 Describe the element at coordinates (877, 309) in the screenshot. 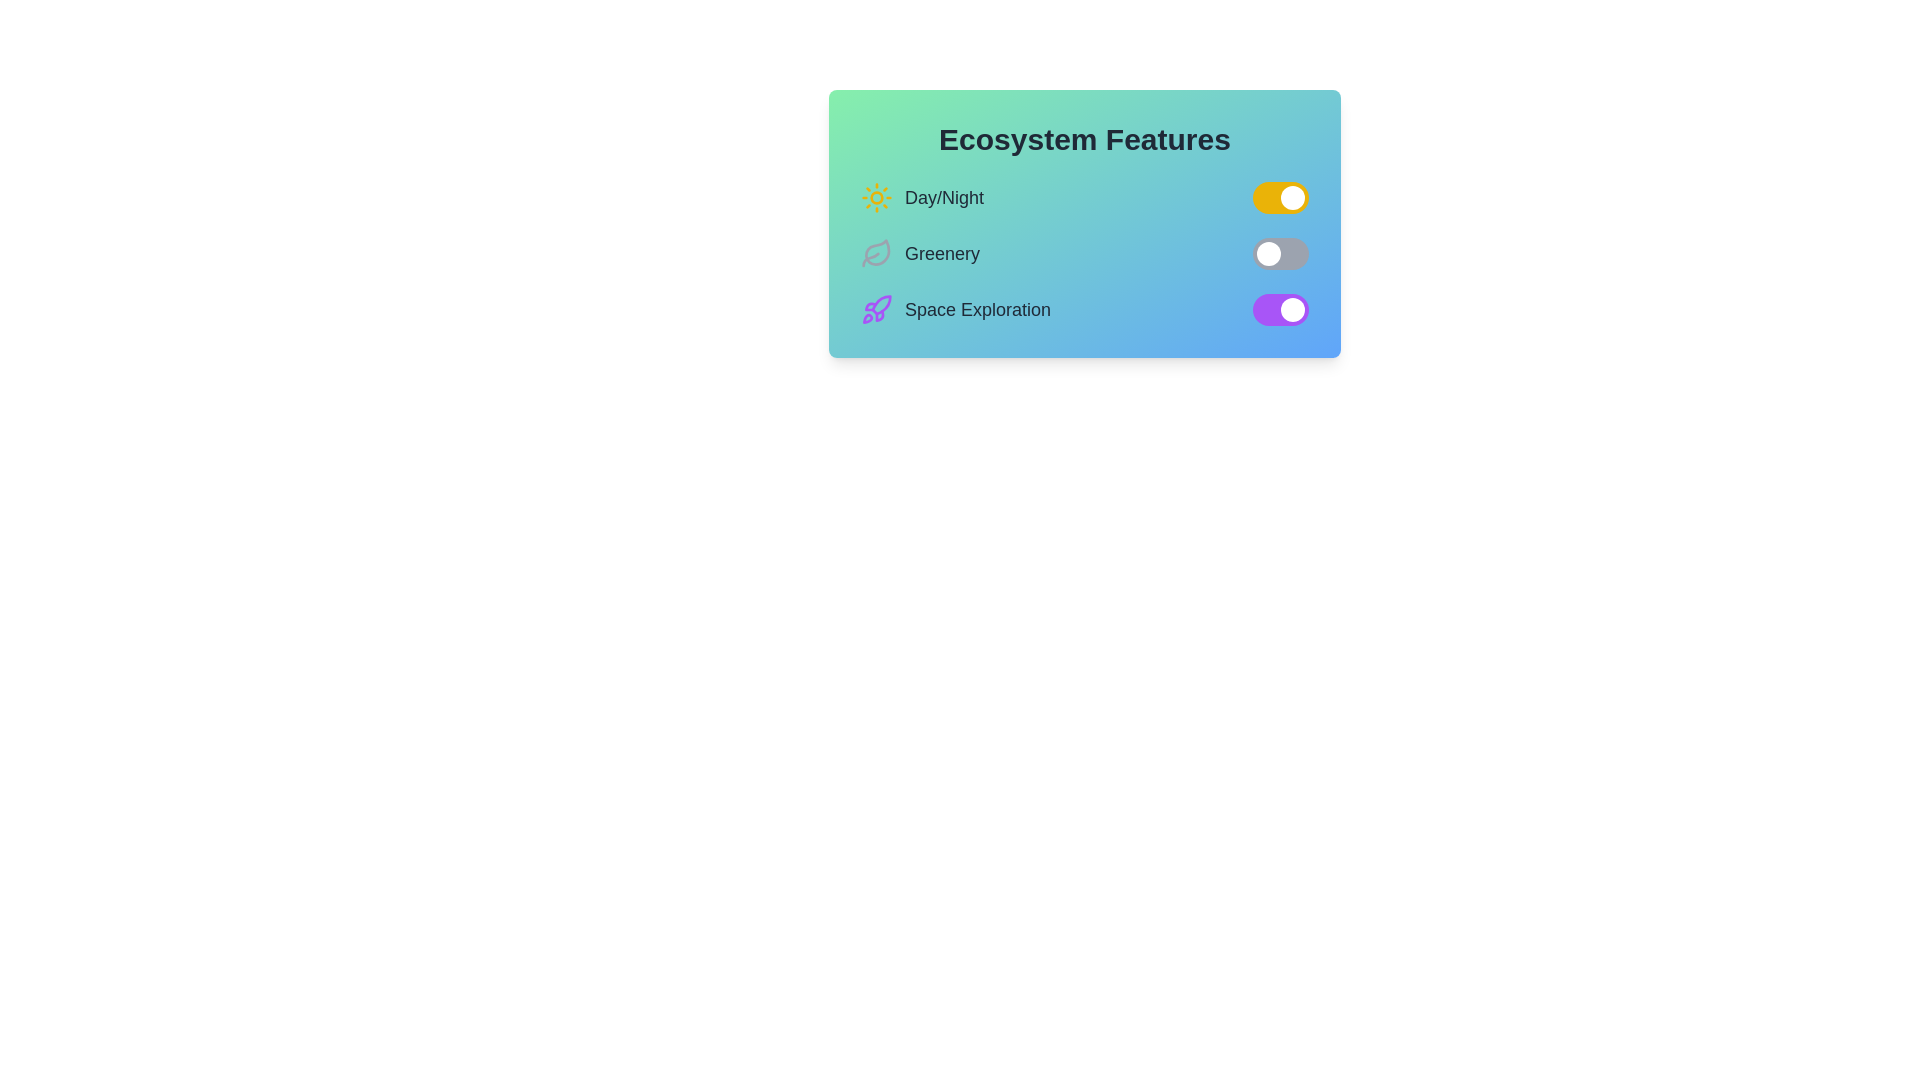

I see `the rocket icon with a purple stroke that is located next to the text 'Space Exploration' in the lower part of the interface` at that location.